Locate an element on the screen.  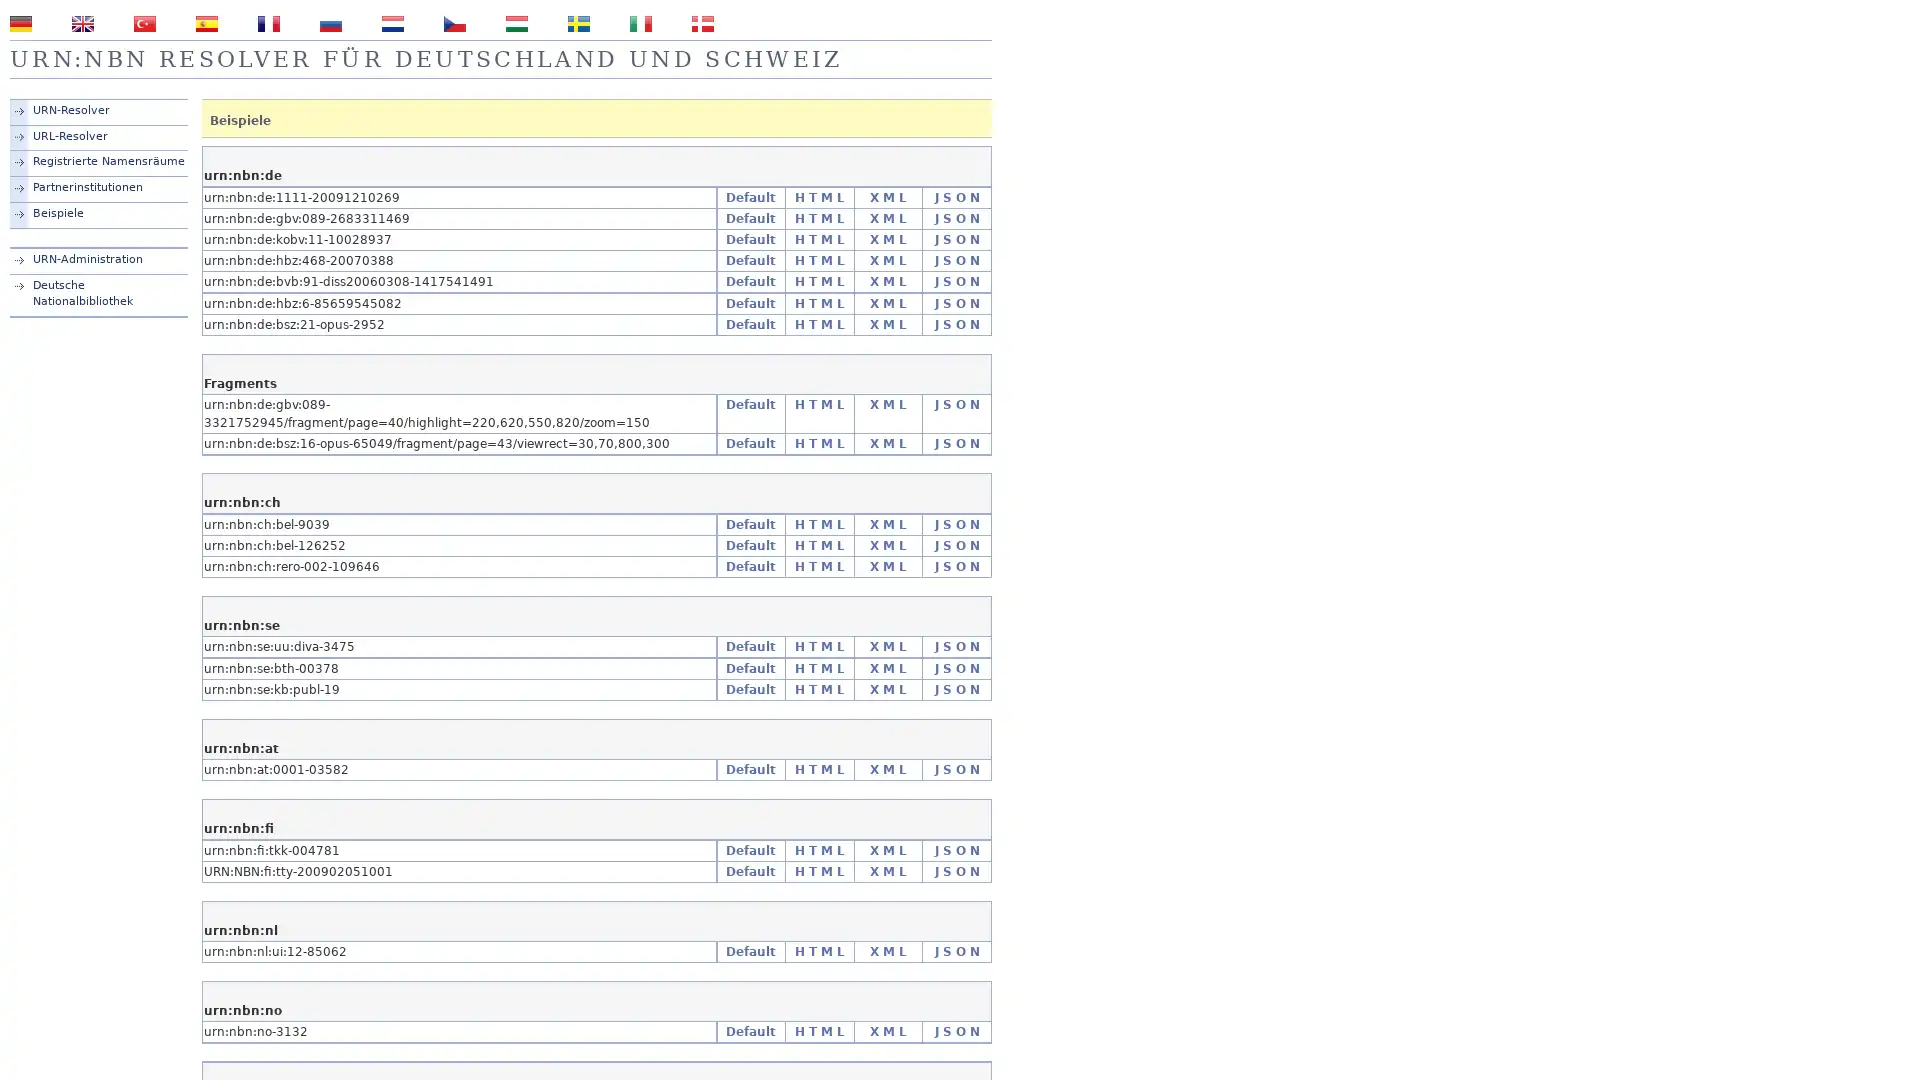
cz is located at coordinates (454, 23).